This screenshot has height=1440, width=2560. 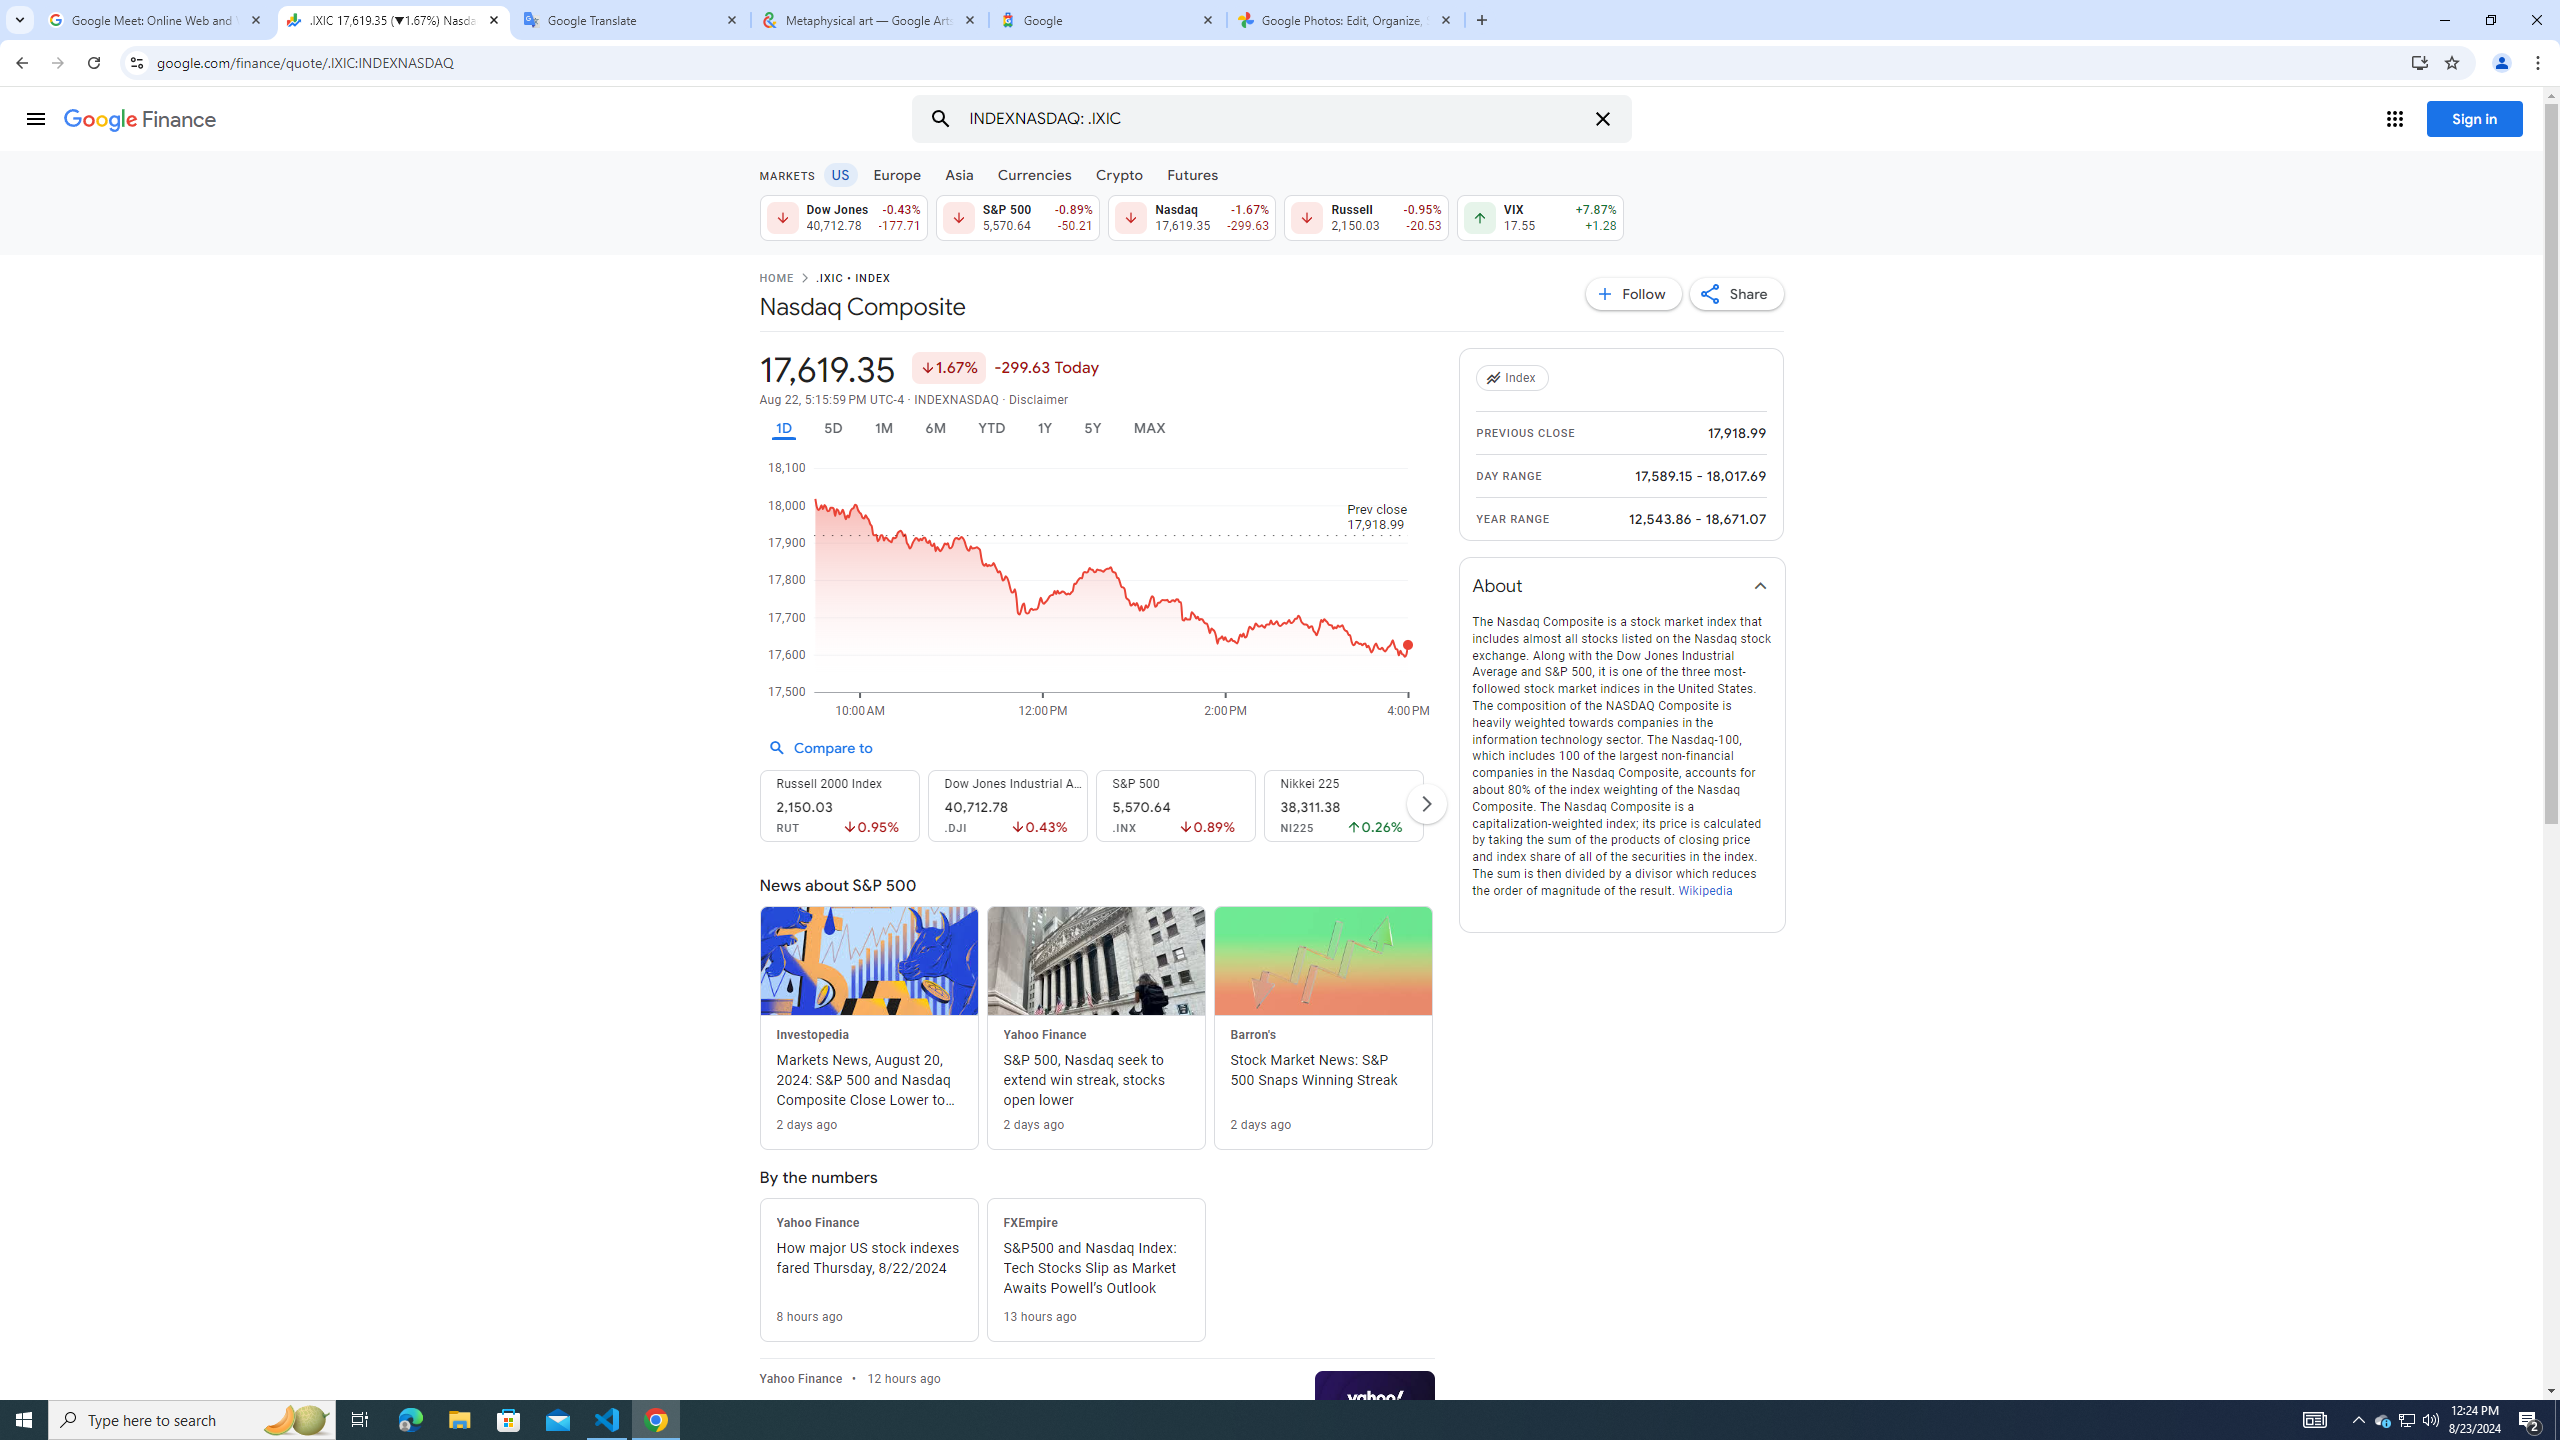 I want to click on 'Share', so click(x=1736, y=292).